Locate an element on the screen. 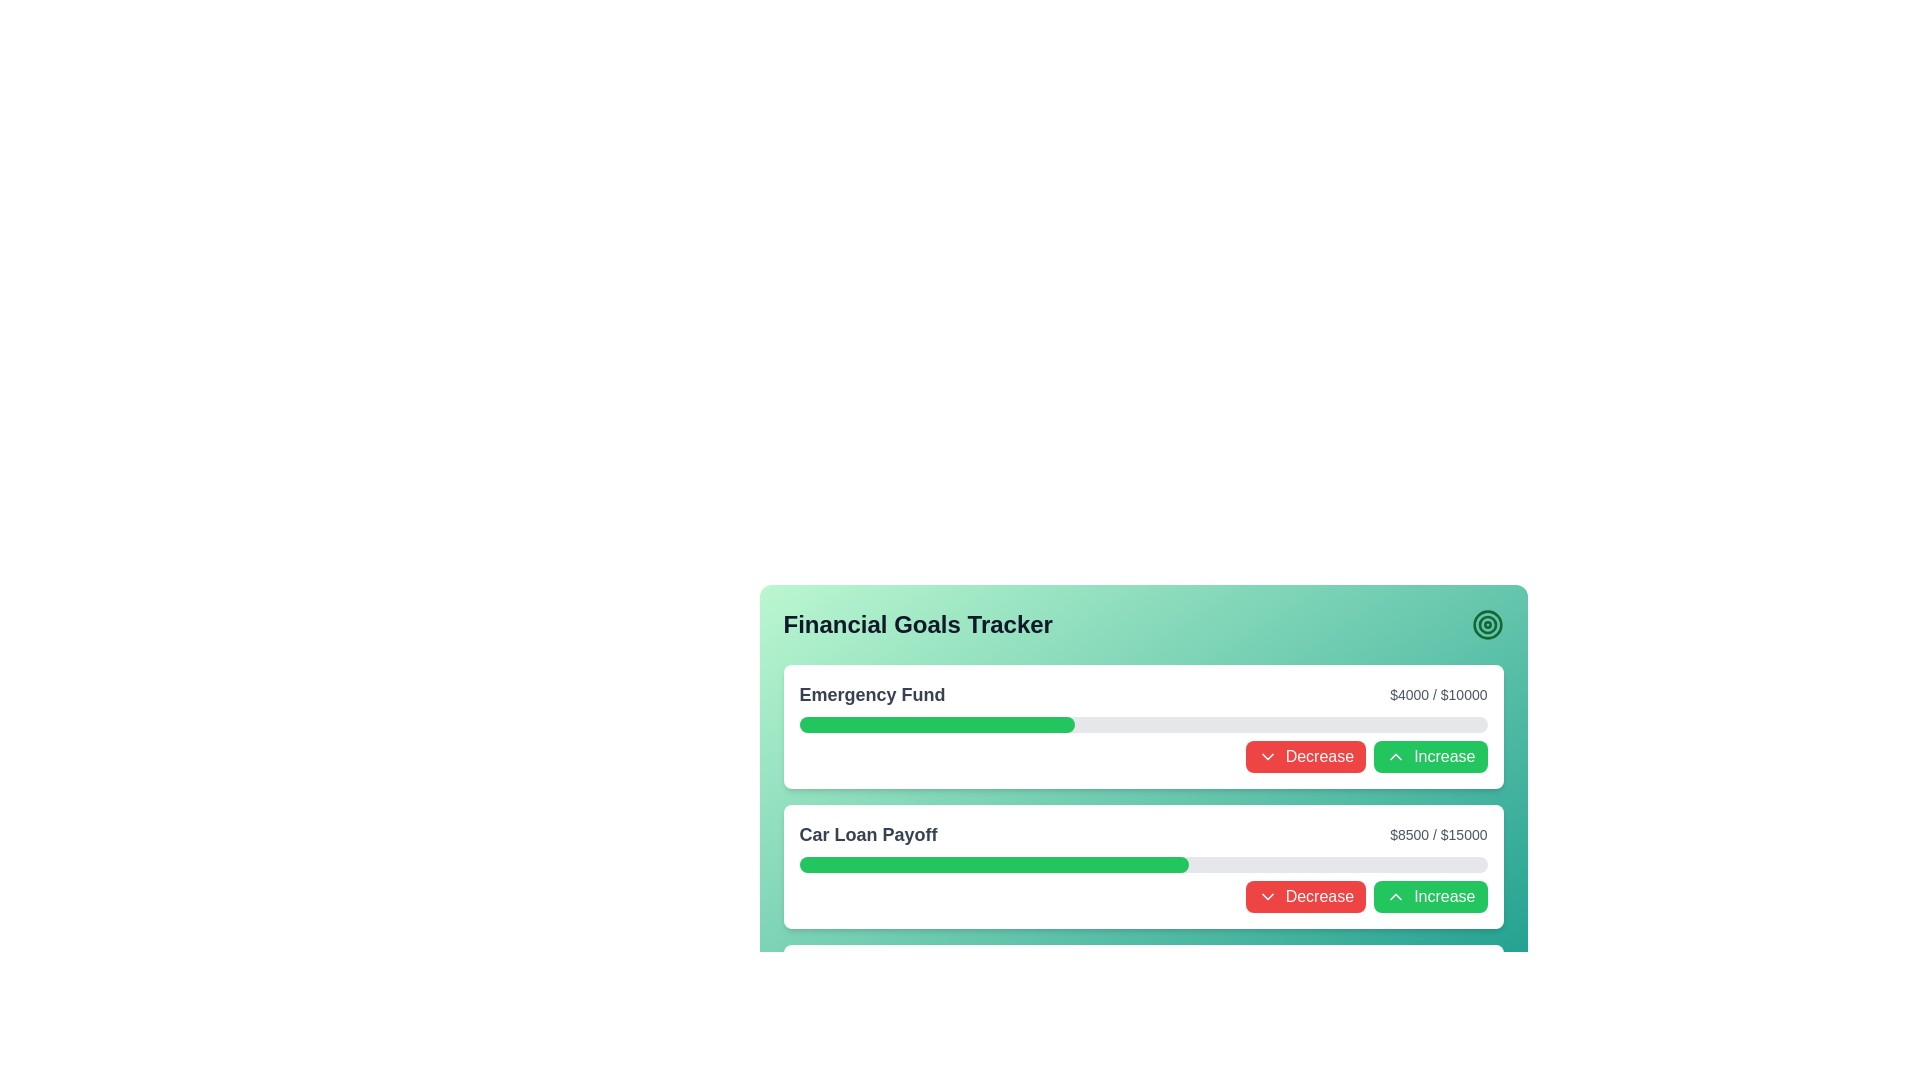  the informational Text Label displaying the progress or current status of the goal or milestone related to 'Car Loan Payoff', which is located at the end of the section row is located at coordinates (1437, 834).